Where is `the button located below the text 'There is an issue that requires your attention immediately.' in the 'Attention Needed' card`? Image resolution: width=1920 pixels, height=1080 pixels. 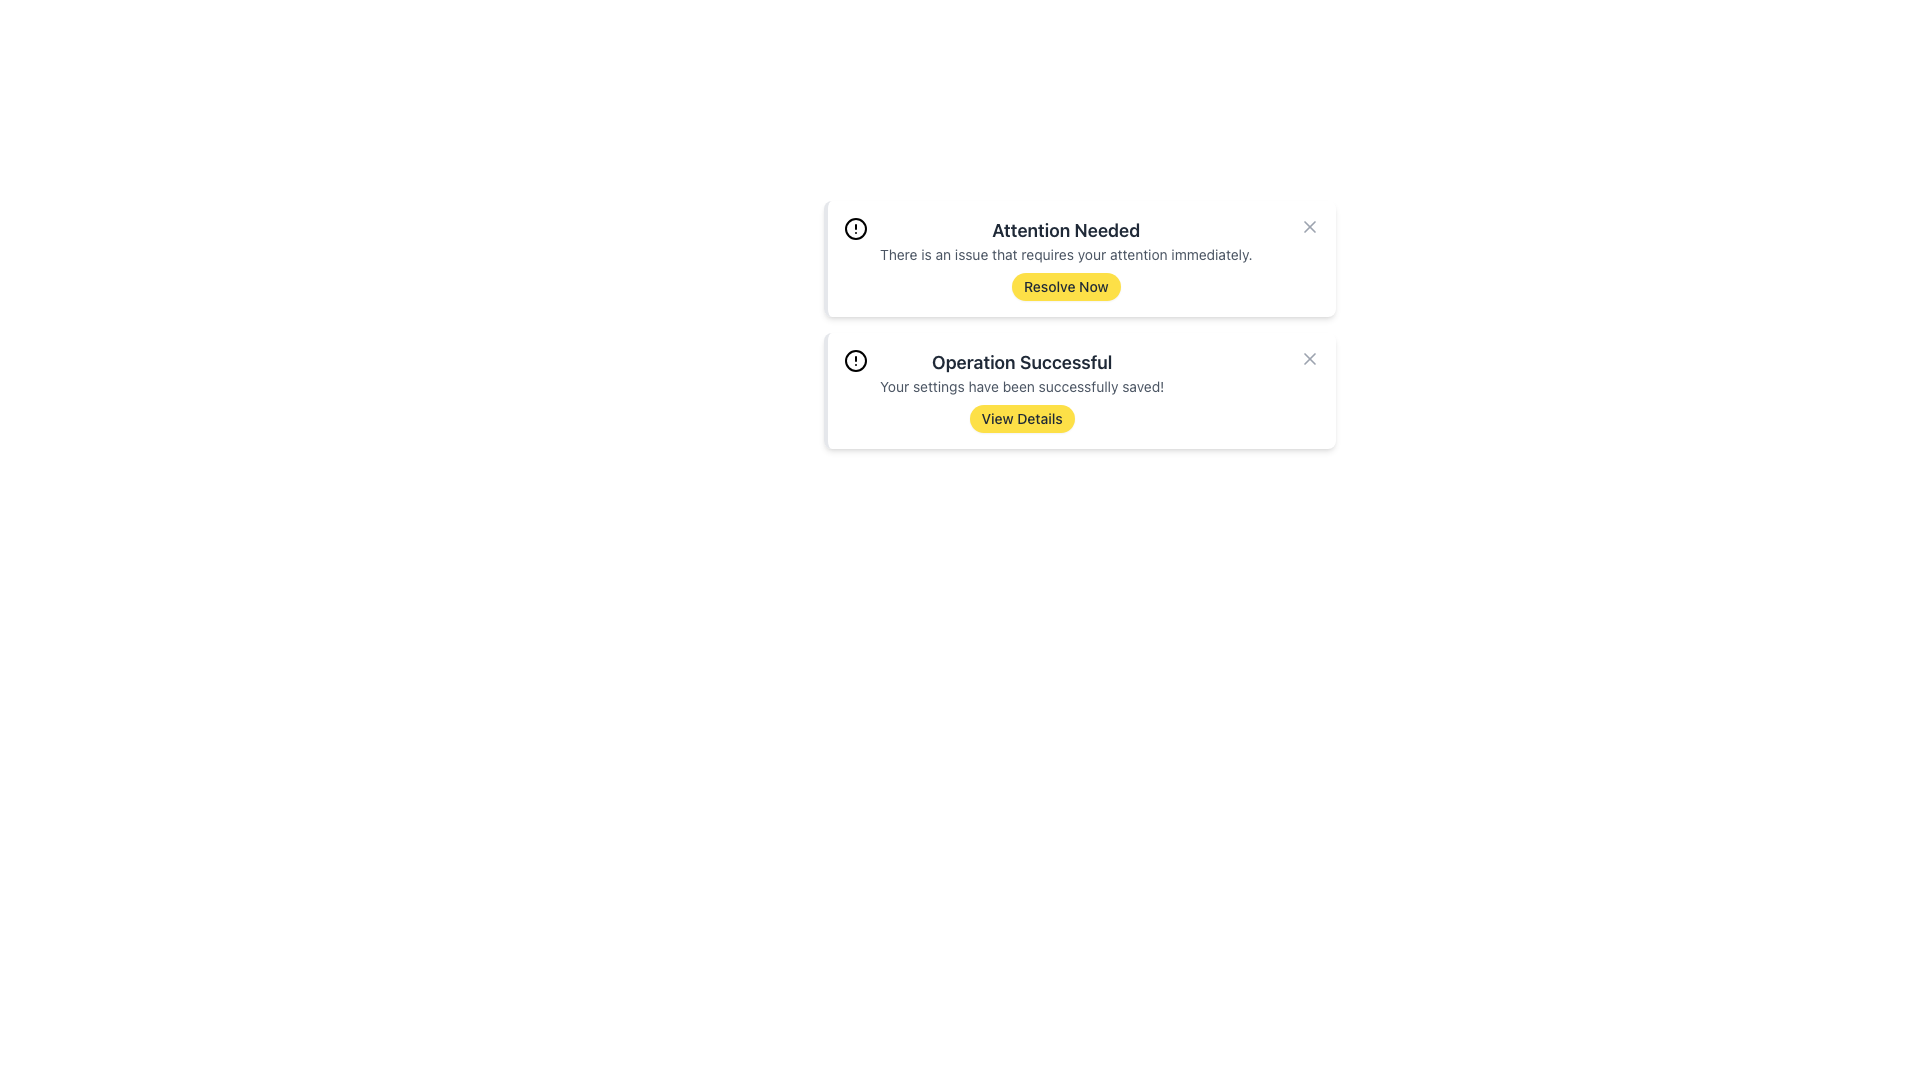
the button located below the text 'There is an issue that requires your attention immediately.' in the 'Attention Needed' card is located at coordinates (1065, 286).